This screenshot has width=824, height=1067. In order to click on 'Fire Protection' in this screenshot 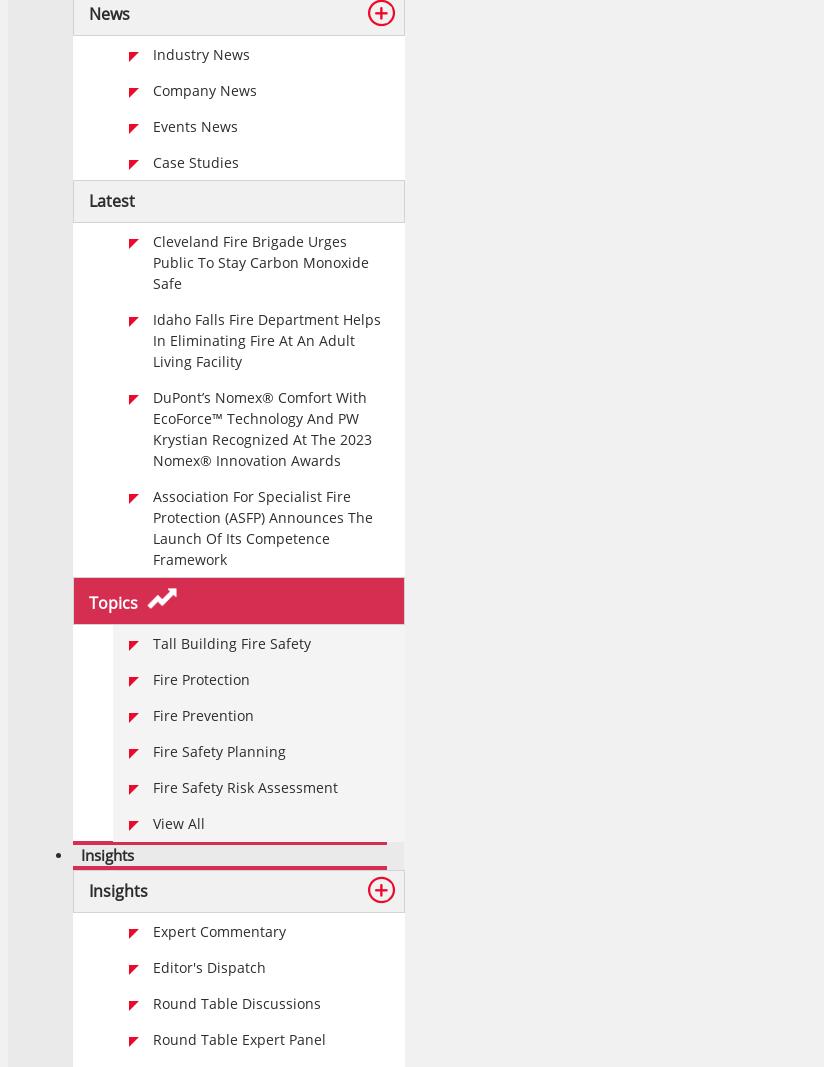, I will do `click(152, 679)`.